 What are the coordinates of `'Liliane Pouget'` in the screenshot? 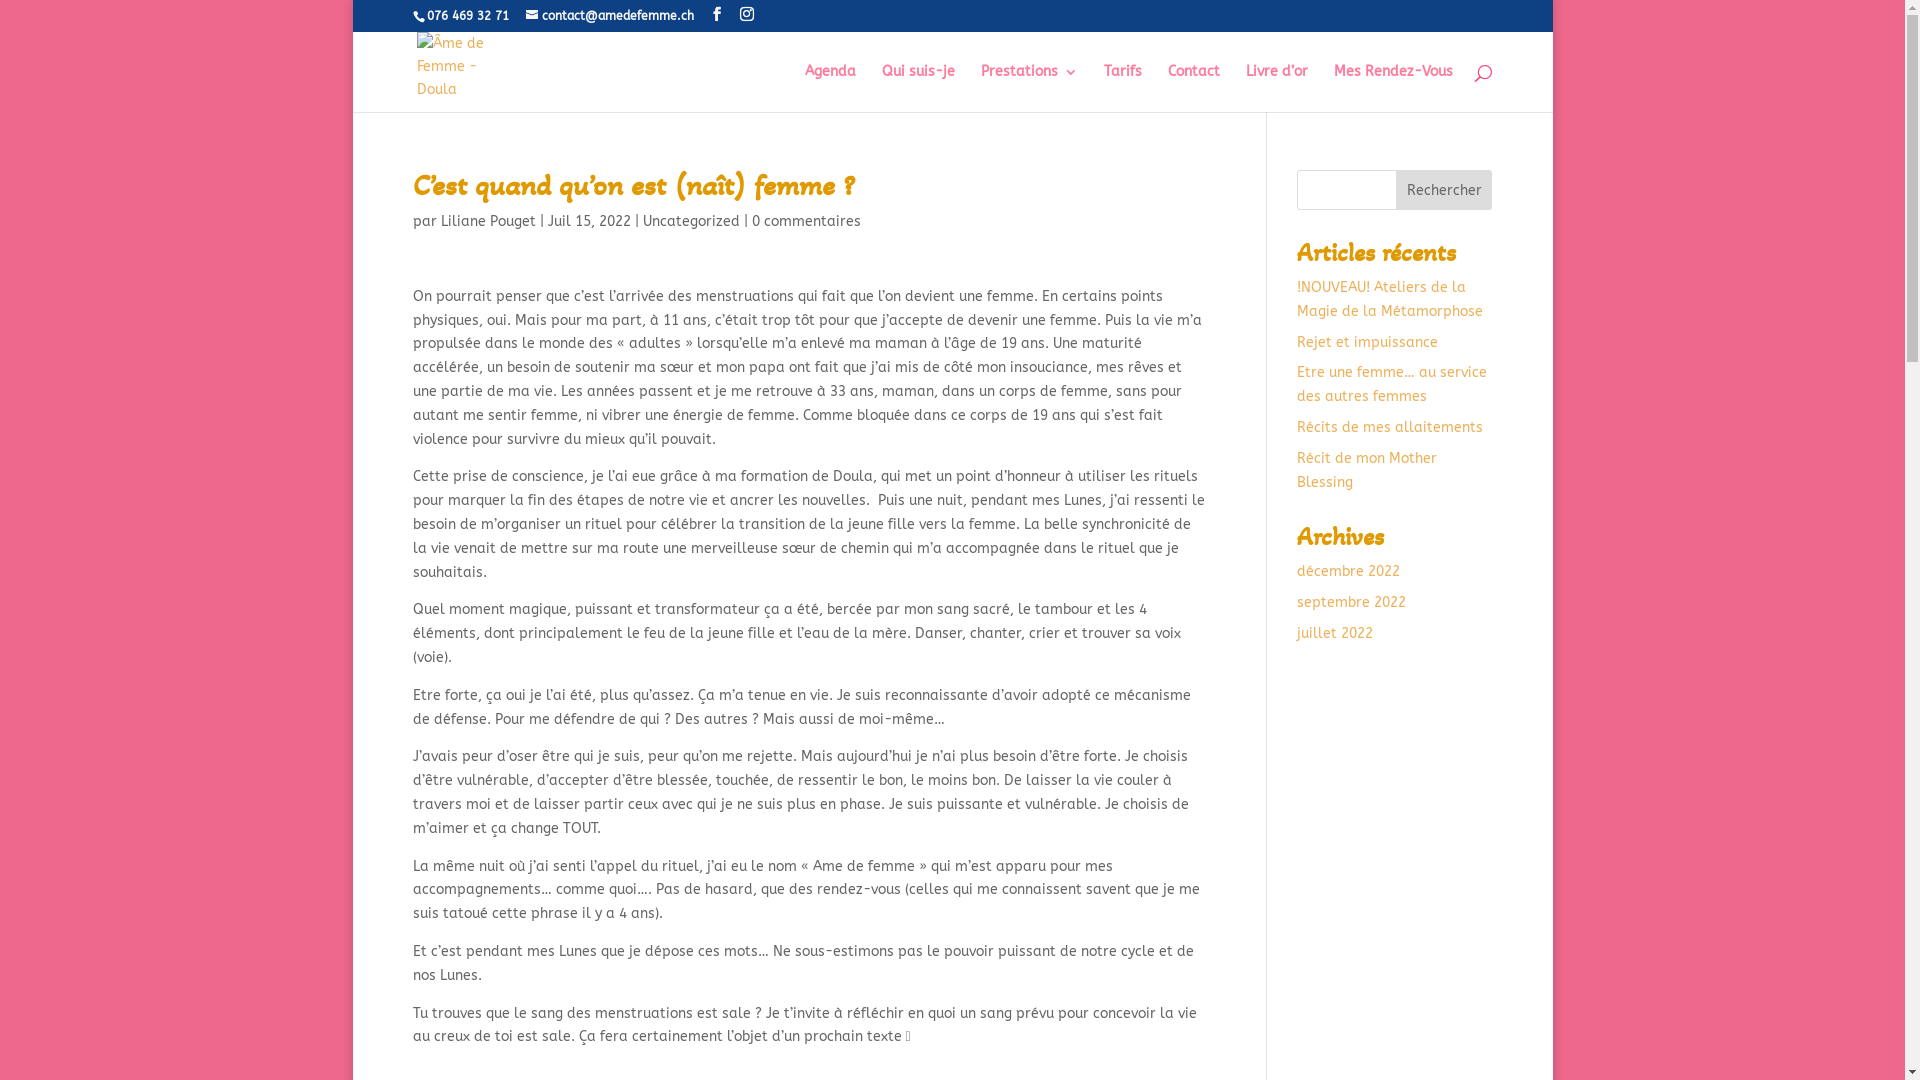 It's located at (487, 221).